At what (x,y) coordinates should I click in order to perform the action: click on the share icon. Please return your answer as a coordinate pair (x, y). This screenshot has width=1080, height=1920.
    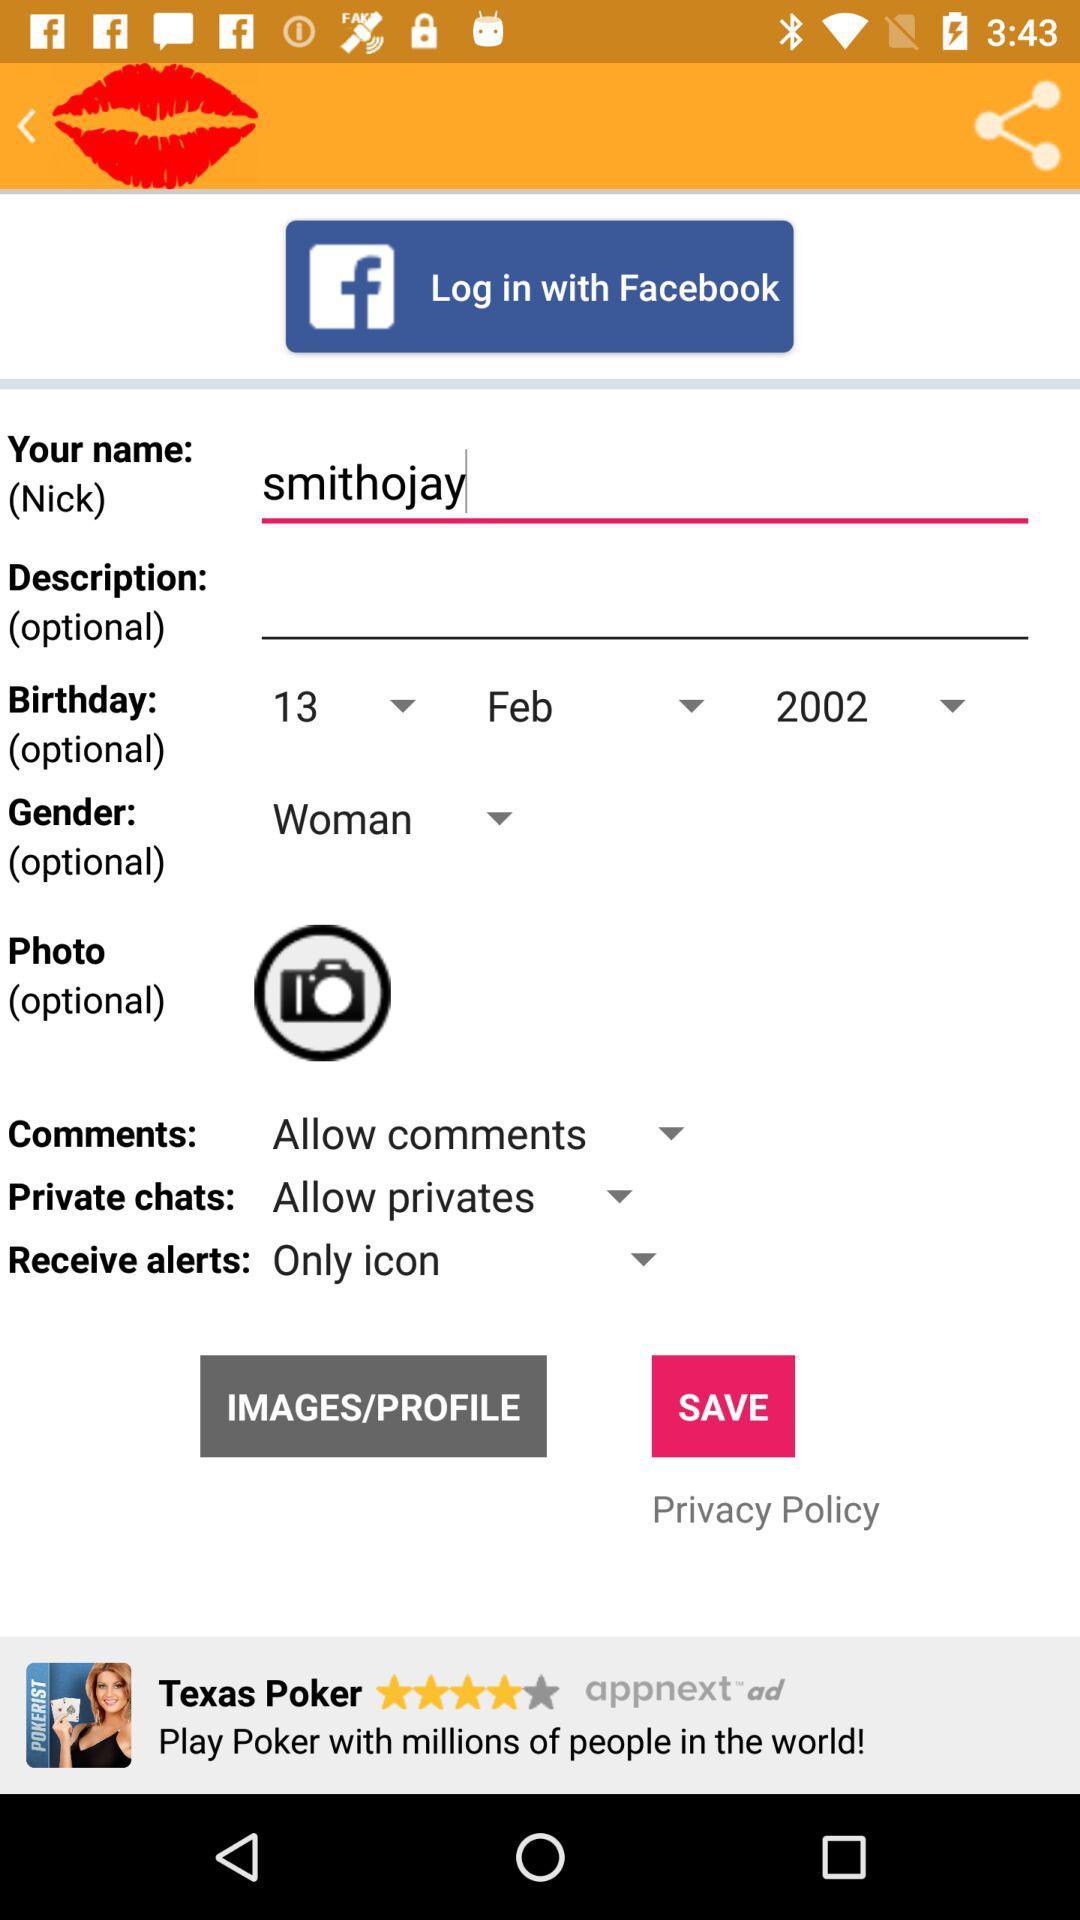
    Looking at the image, I should click on (1017, 124).